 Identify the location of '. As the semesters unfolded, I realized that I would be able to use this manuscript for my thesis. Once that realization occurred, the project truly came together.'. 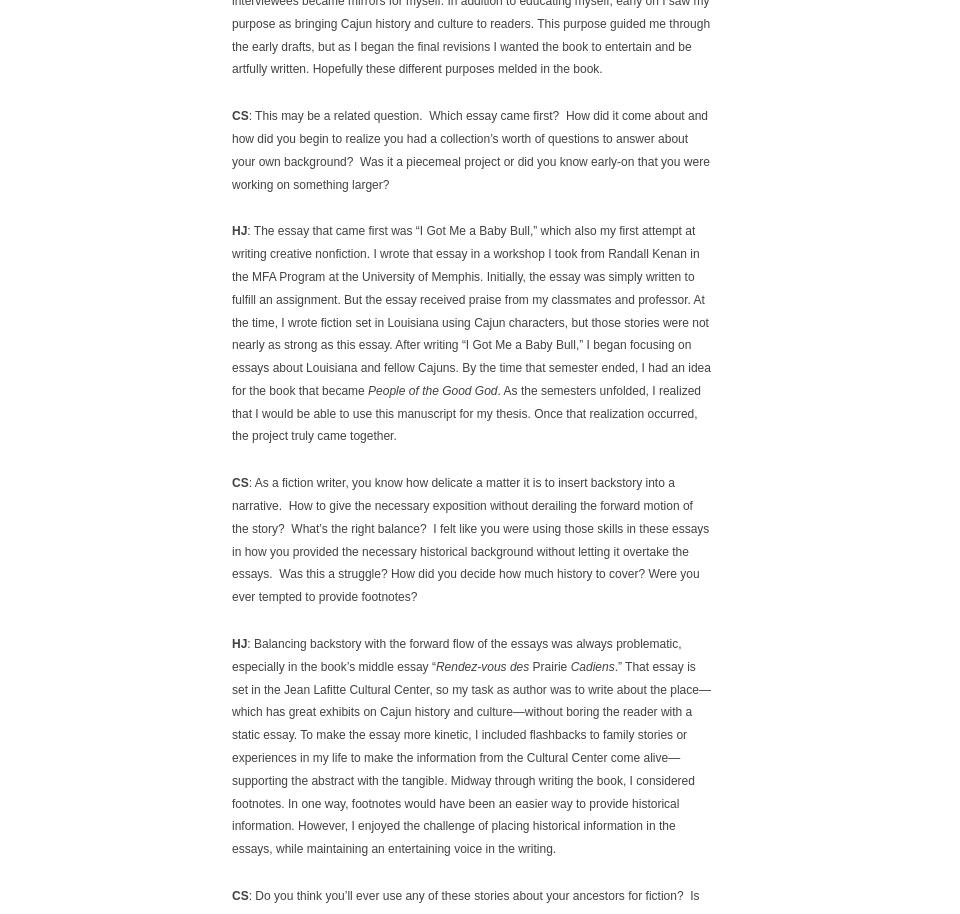
(465, 412).